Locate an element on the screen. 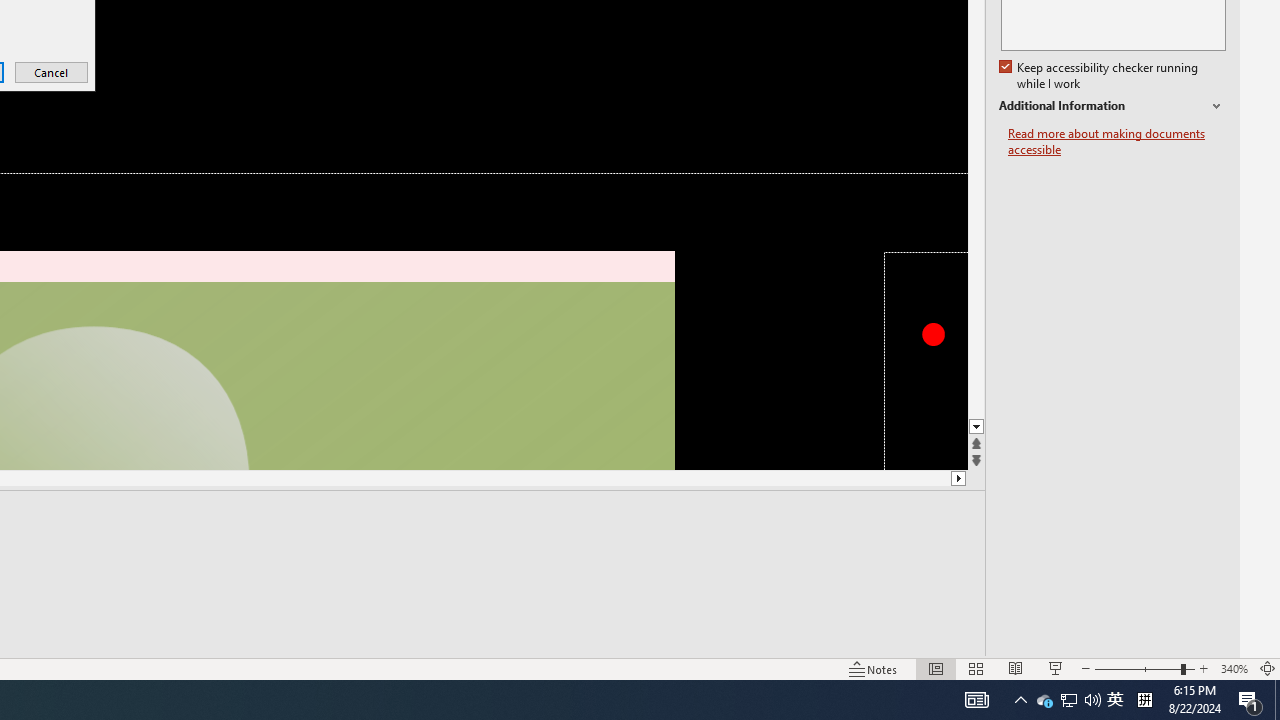 The height and width of the screenshot is (720, 1280). 'Q2790: 100%' is located at coordinates (1092, 698).